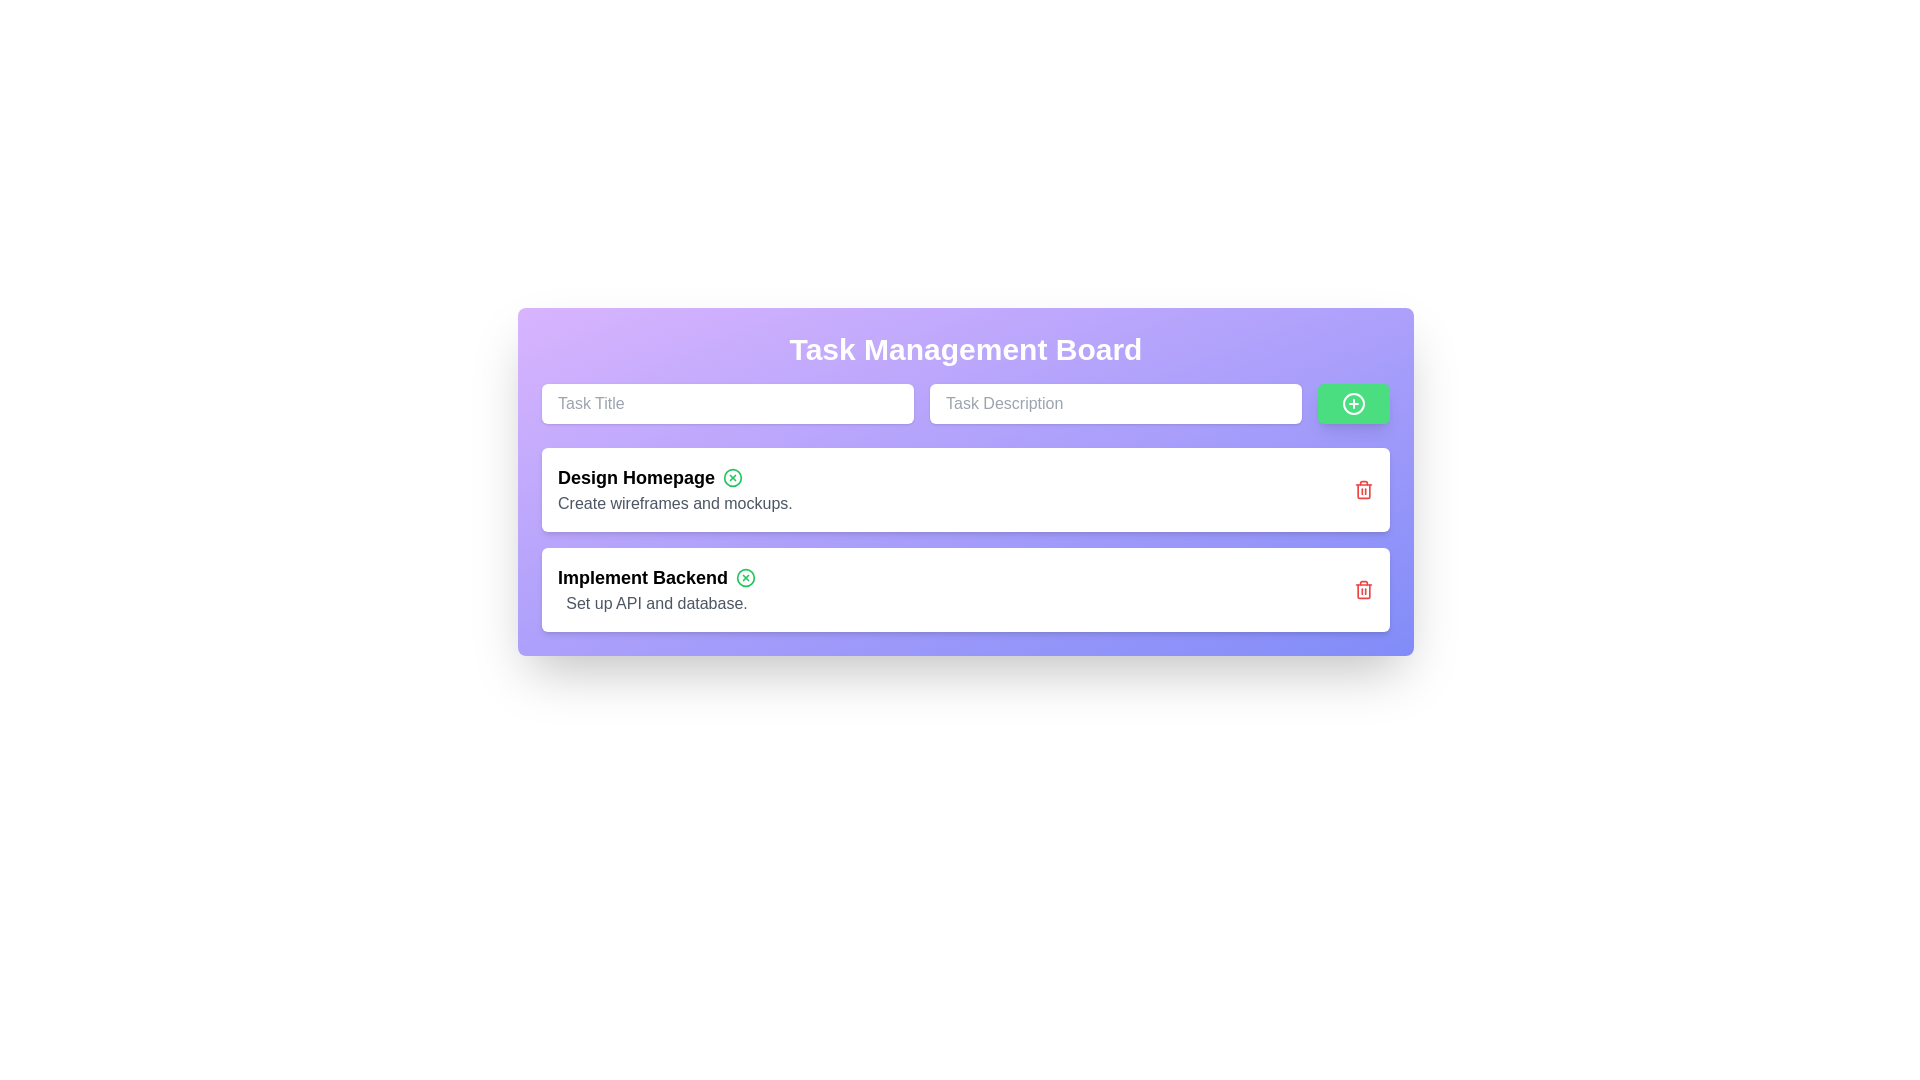 The width and height of the screenshot is (1920, 1080). Describe the element at coordinates (965, 589) in the screenshot. I see `the 'Implement Backend' task card` at that location.